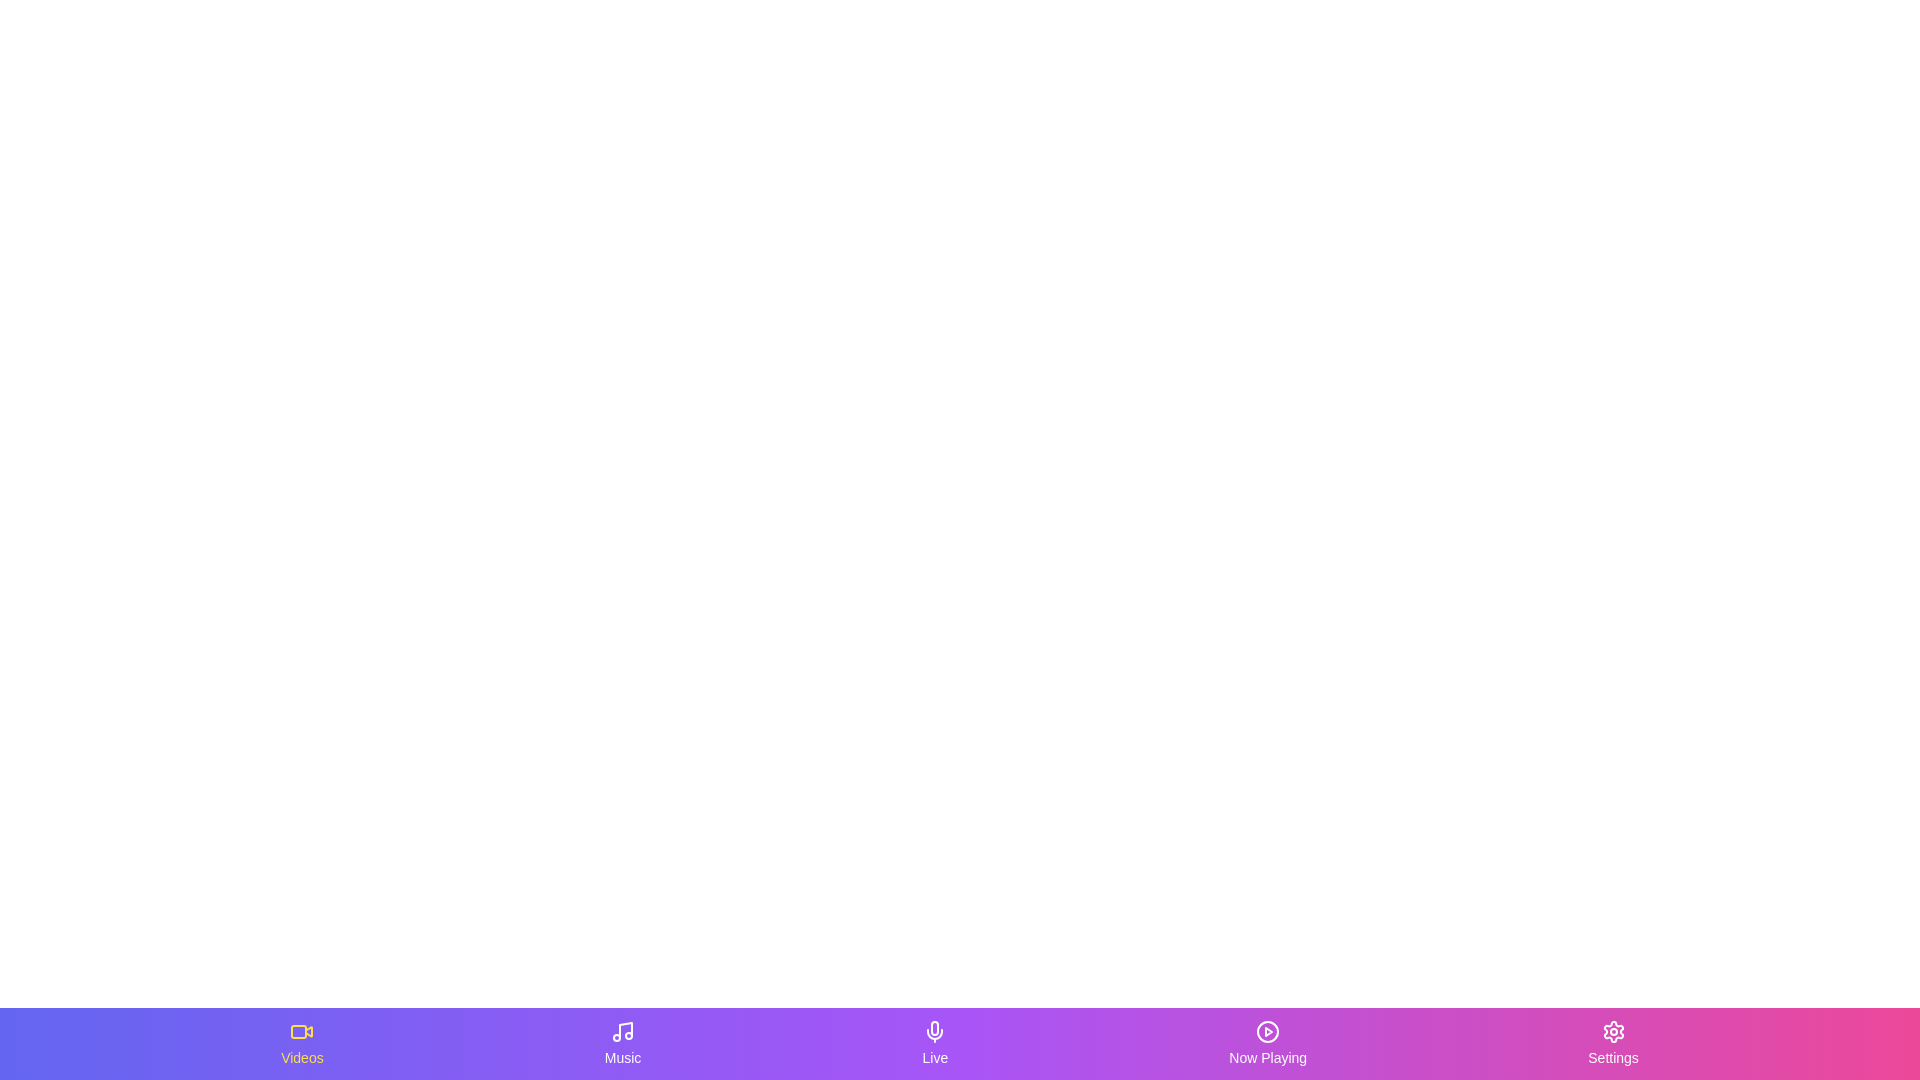 The image size is (1920, 1080). Describe the element at coordinates (301, 1043) in the screenshot. I see `the Videos tab in the bottom navigation bar` at that location.